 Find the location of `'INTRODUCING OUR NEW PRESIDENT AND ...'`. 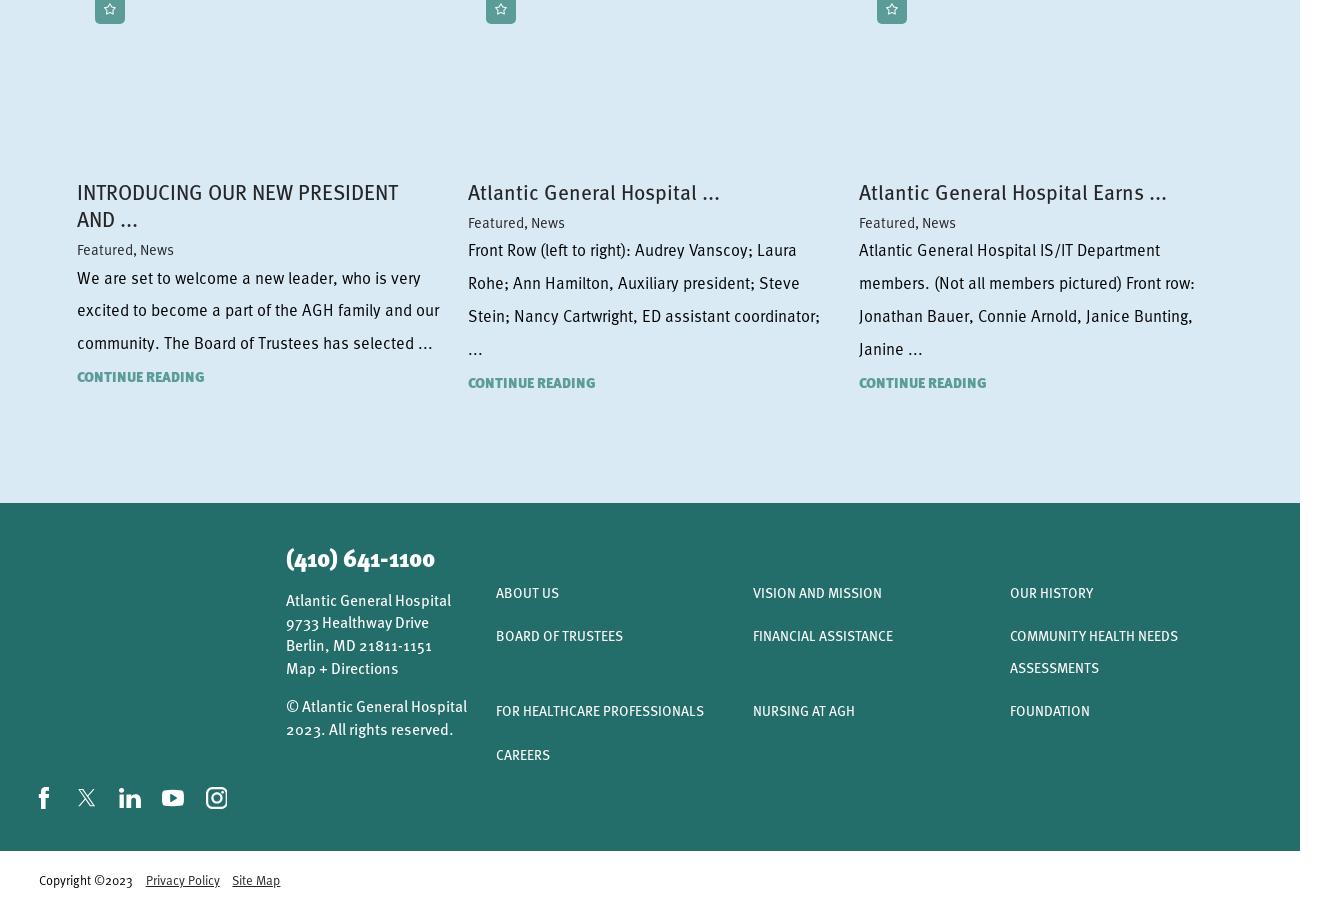

'INTRODUCING OUR NEW PRESIDENT AND ...' is located at coordinates (235, 203).